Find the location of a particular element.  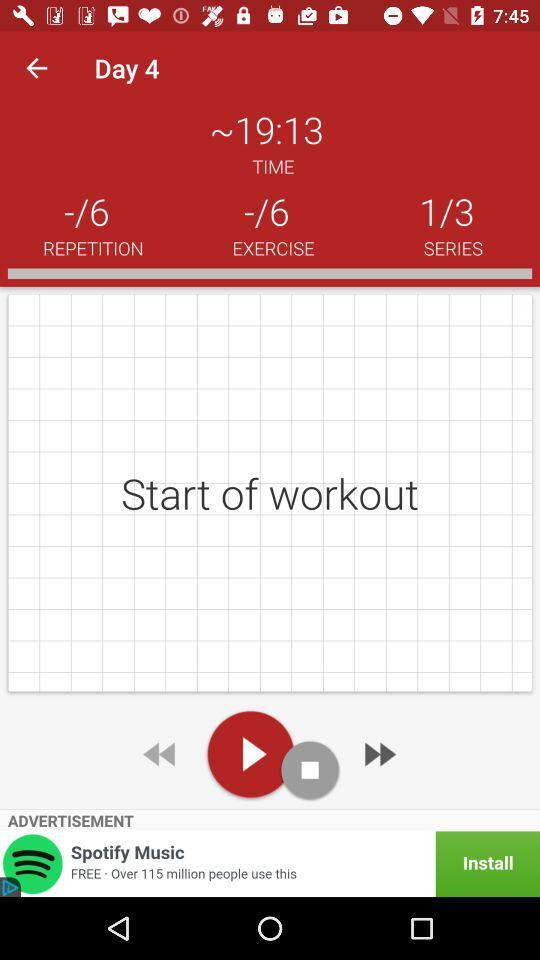

previous page is located at coordinates (160, 753).